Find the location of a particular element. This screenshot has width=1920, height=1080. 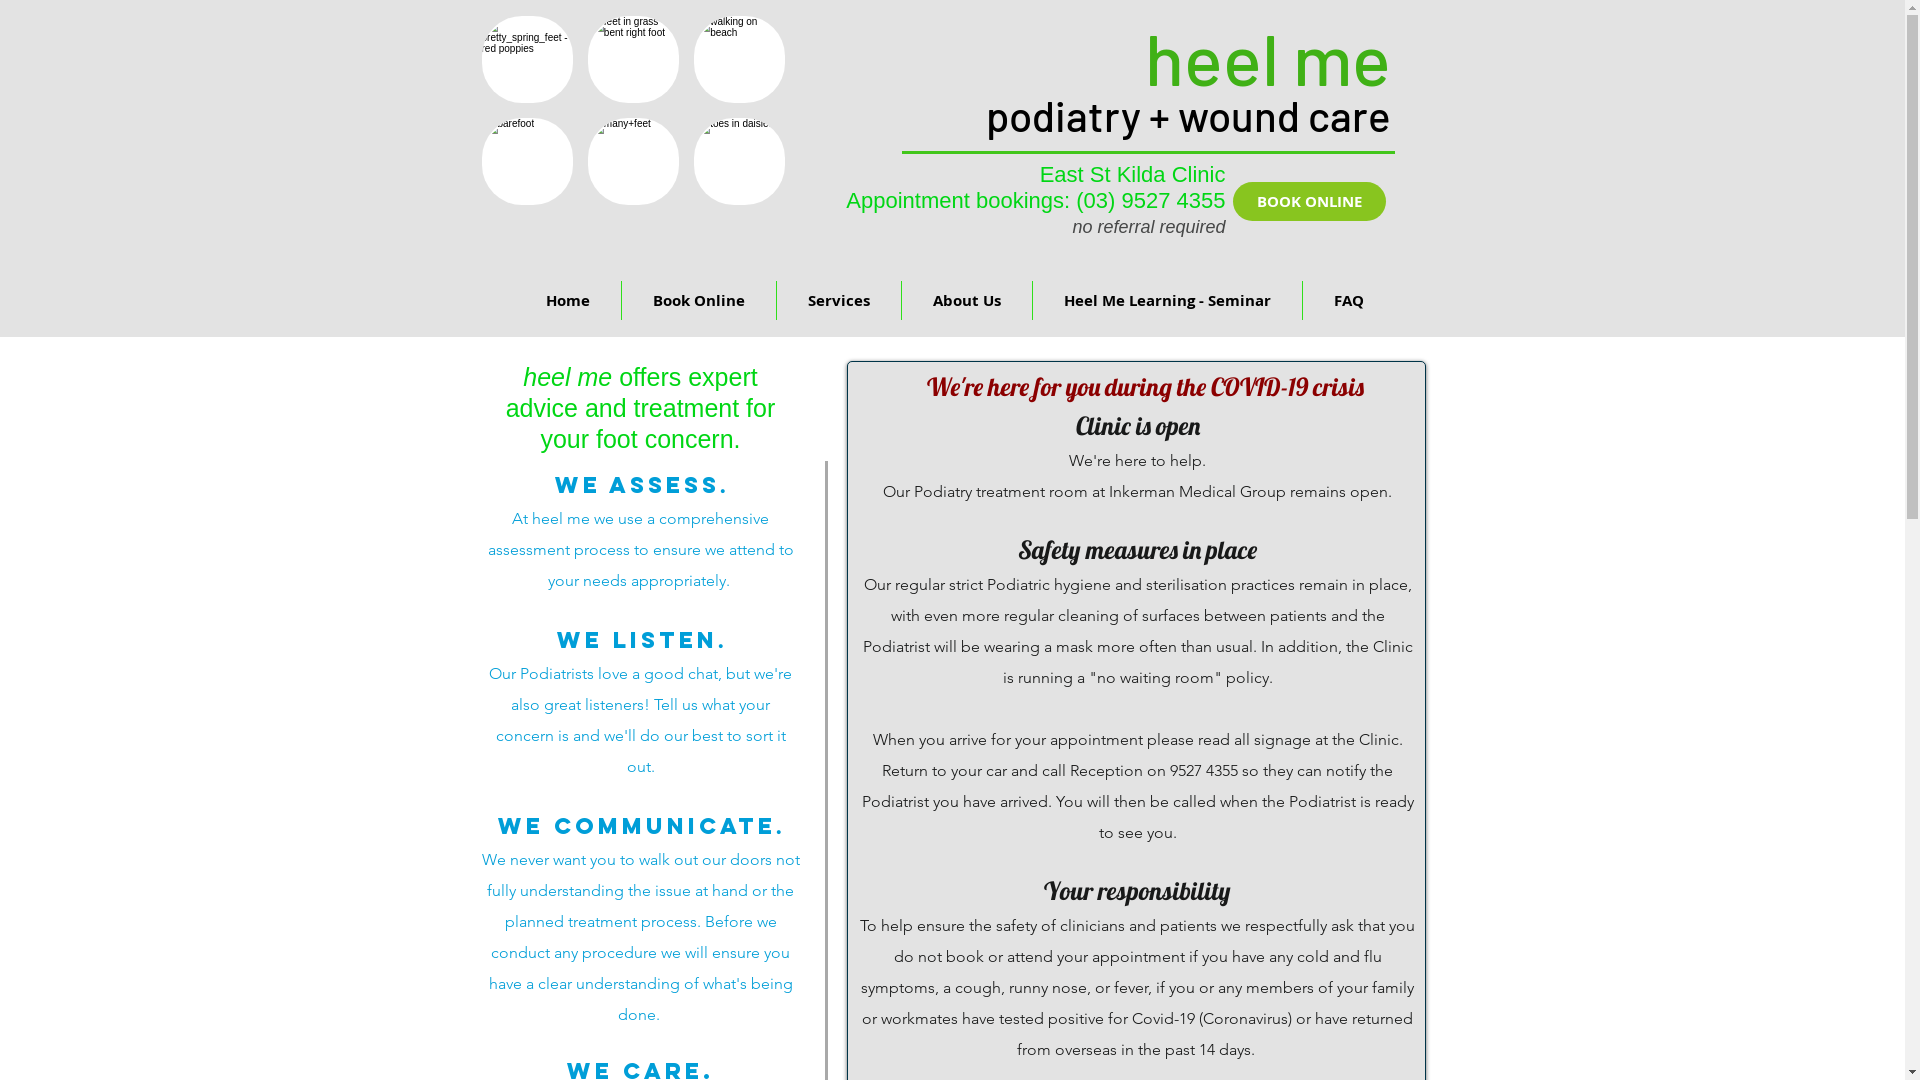

'BOOK ONLINE' is located at coordinates (1308, 201).